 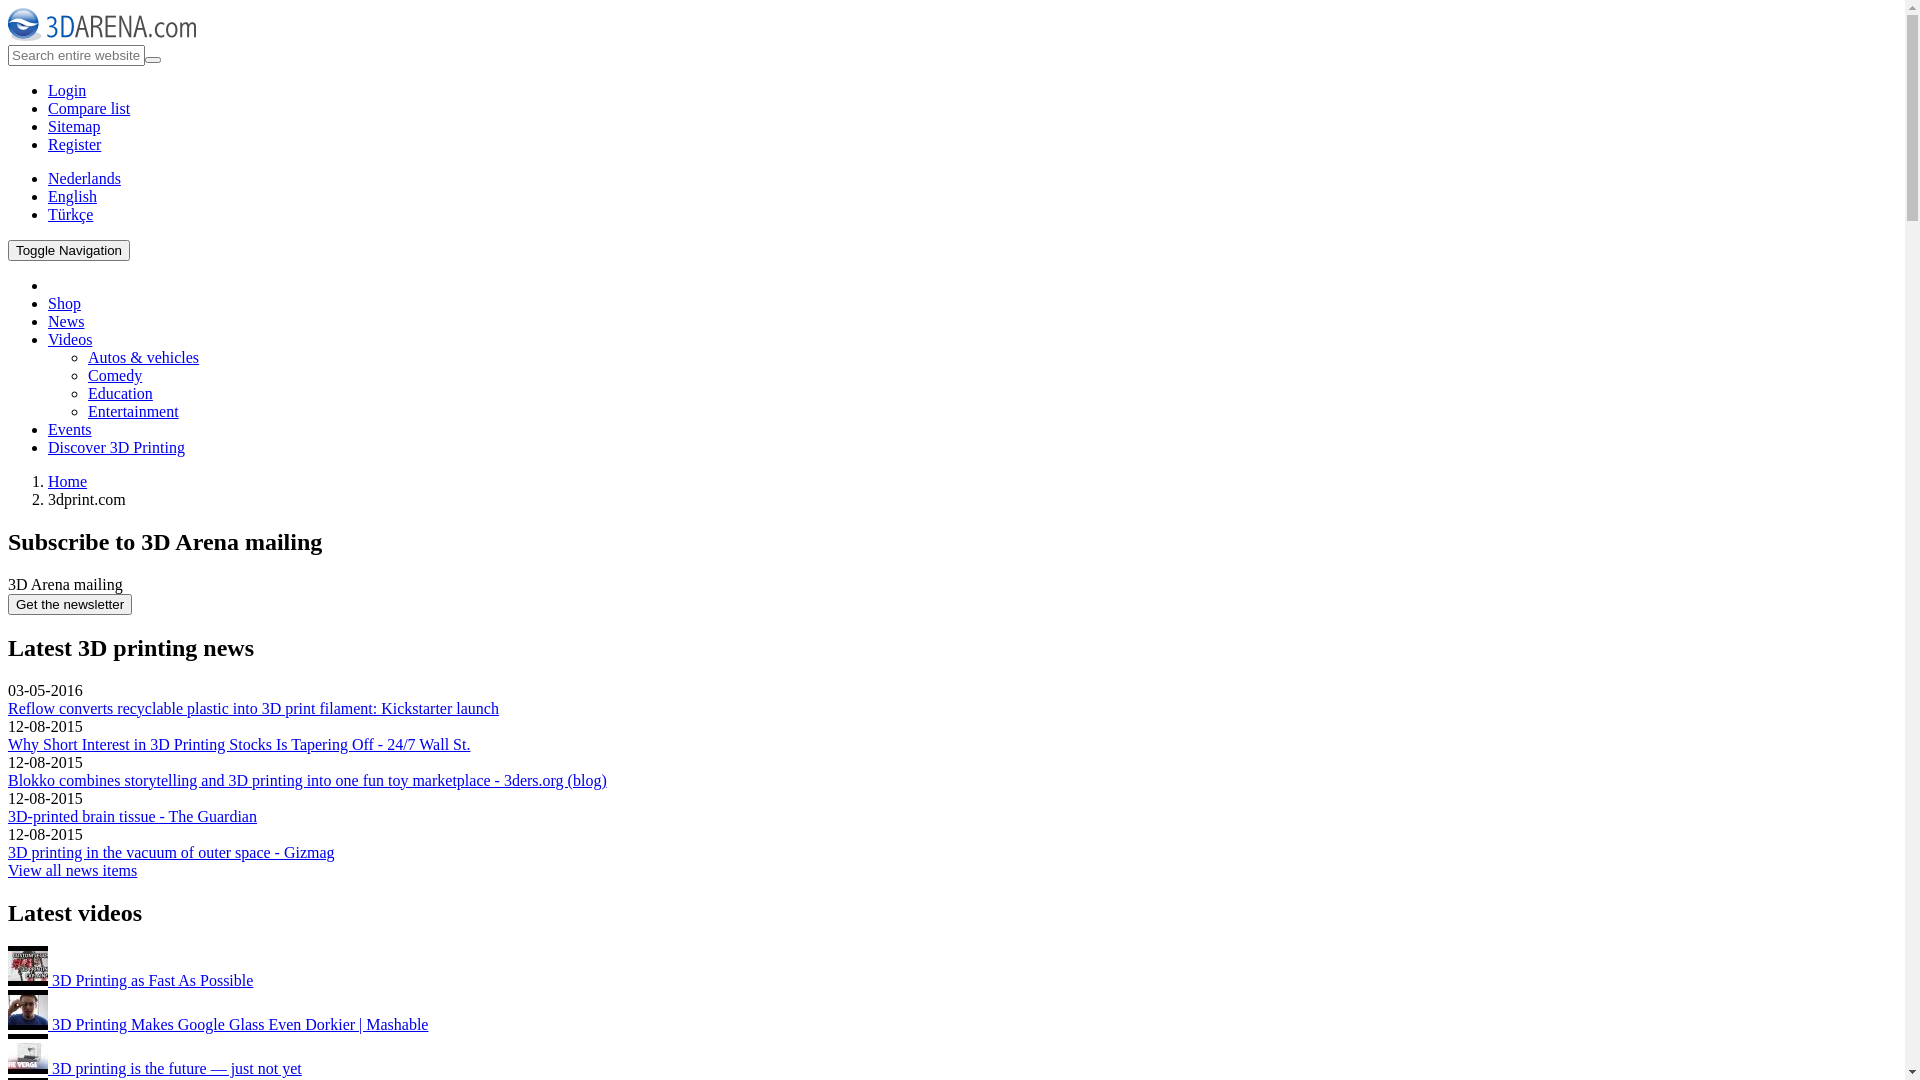 What do you see at coordinates (76, 54) in the screenshot?
I see `'Enter the terms you wish to search for.'` at bounding box center [76, 54].